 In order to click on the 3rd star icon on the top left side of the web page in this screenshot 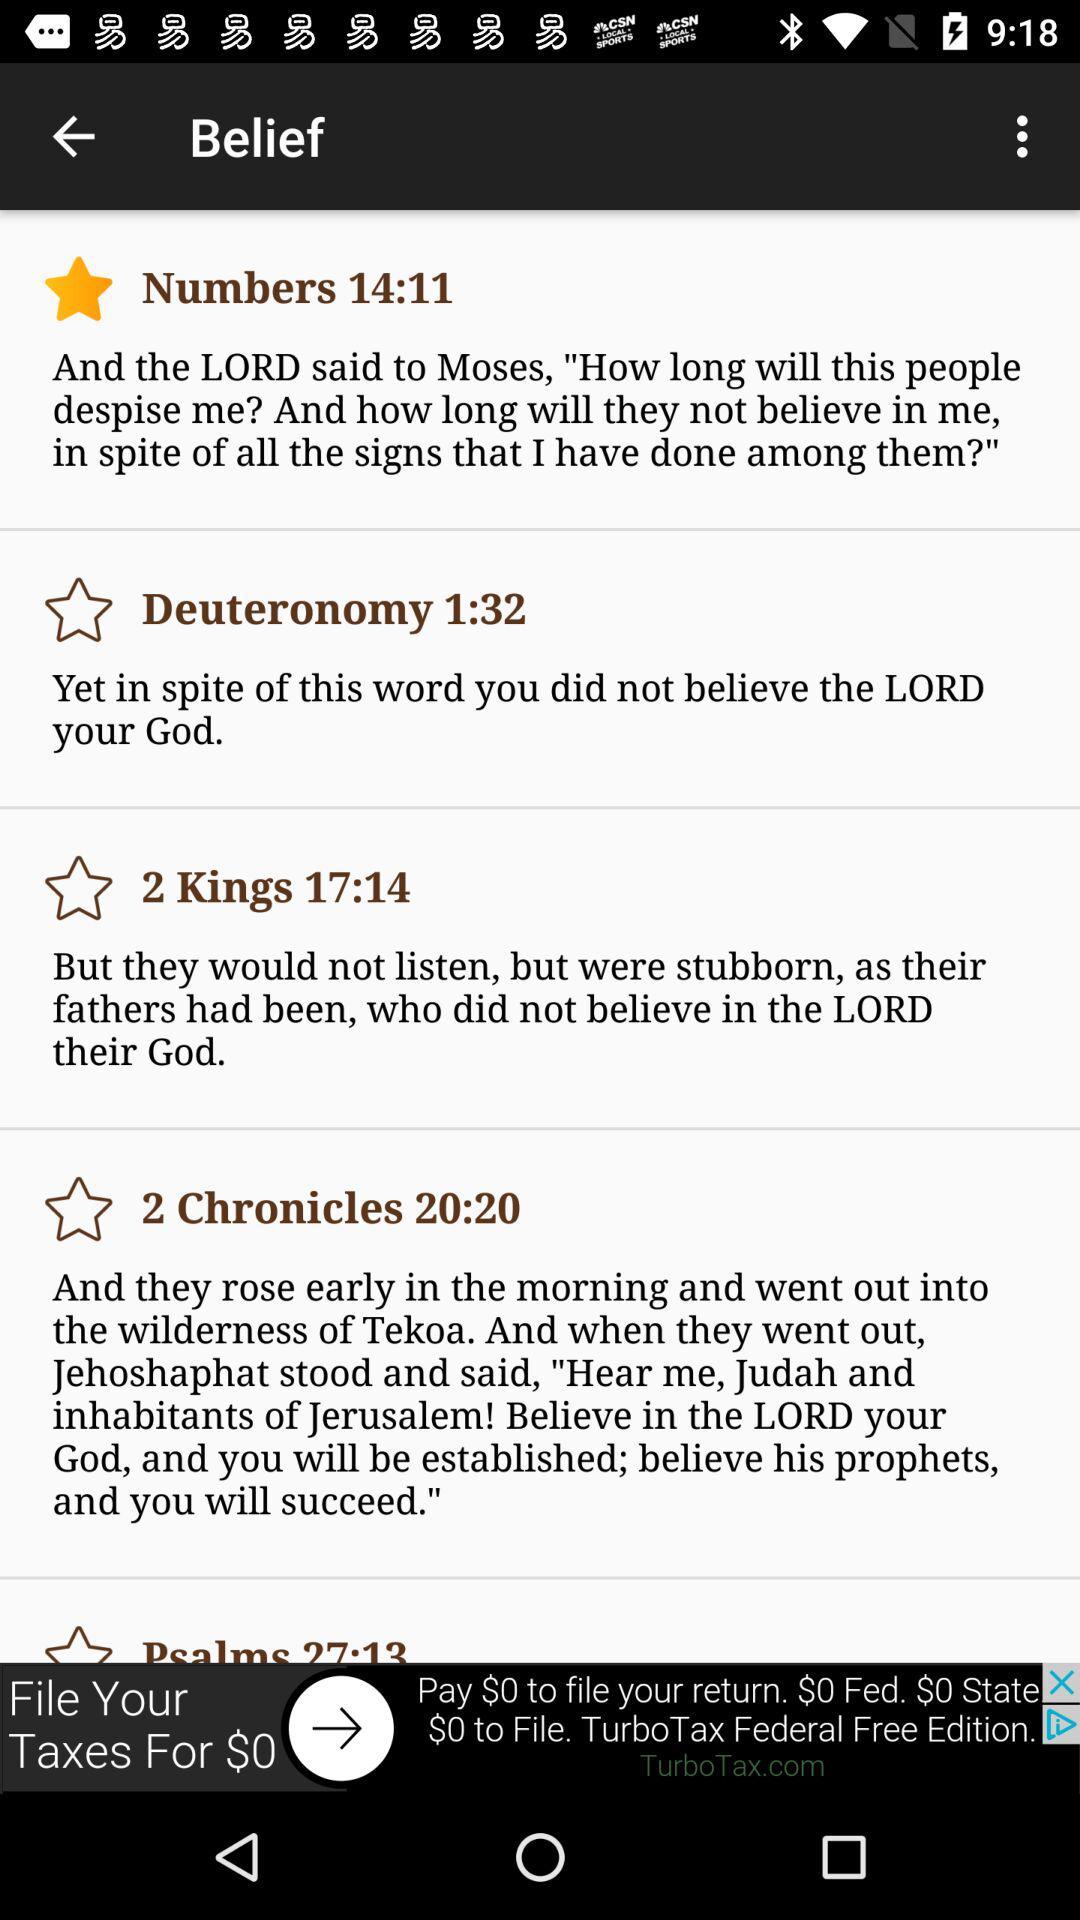, I will do `click(77, 887)`.